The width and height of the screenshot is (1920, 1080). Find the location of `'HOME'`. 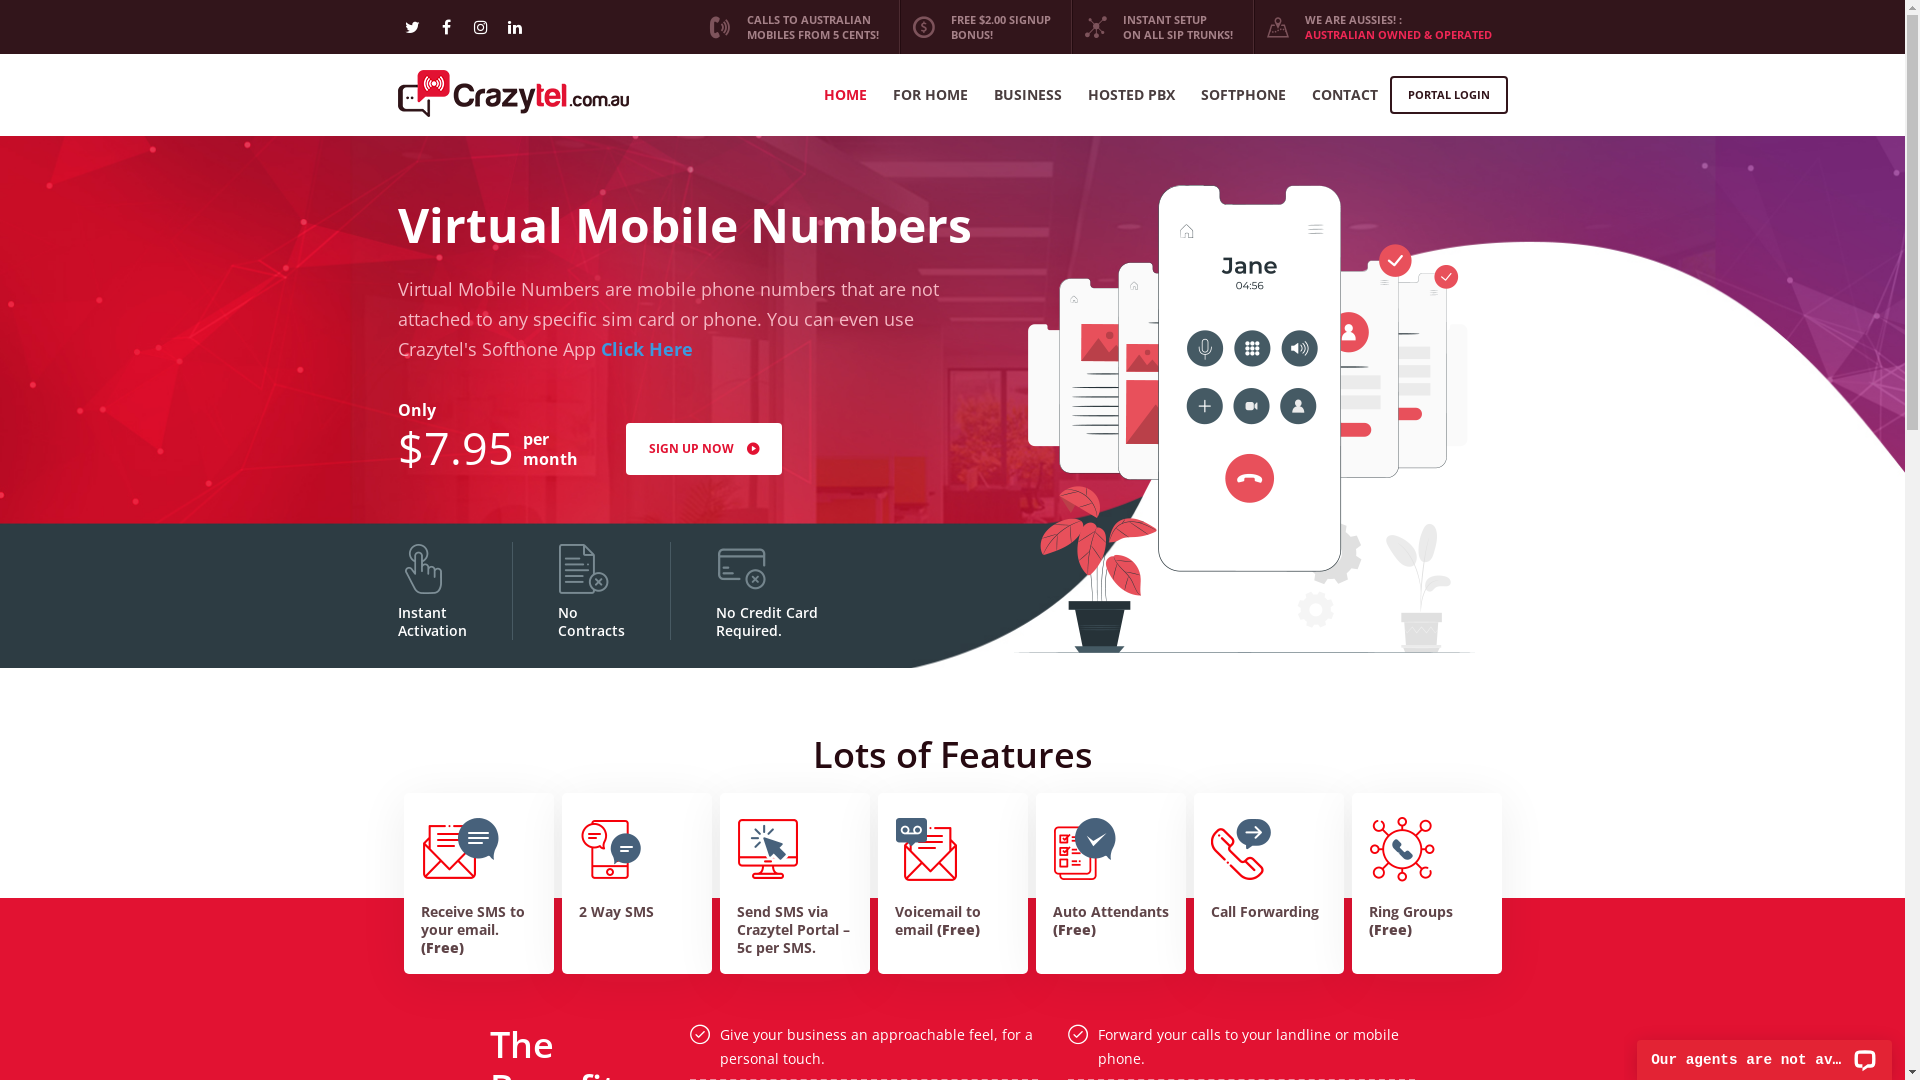

'HOME' is located at coordinates (845, 95).